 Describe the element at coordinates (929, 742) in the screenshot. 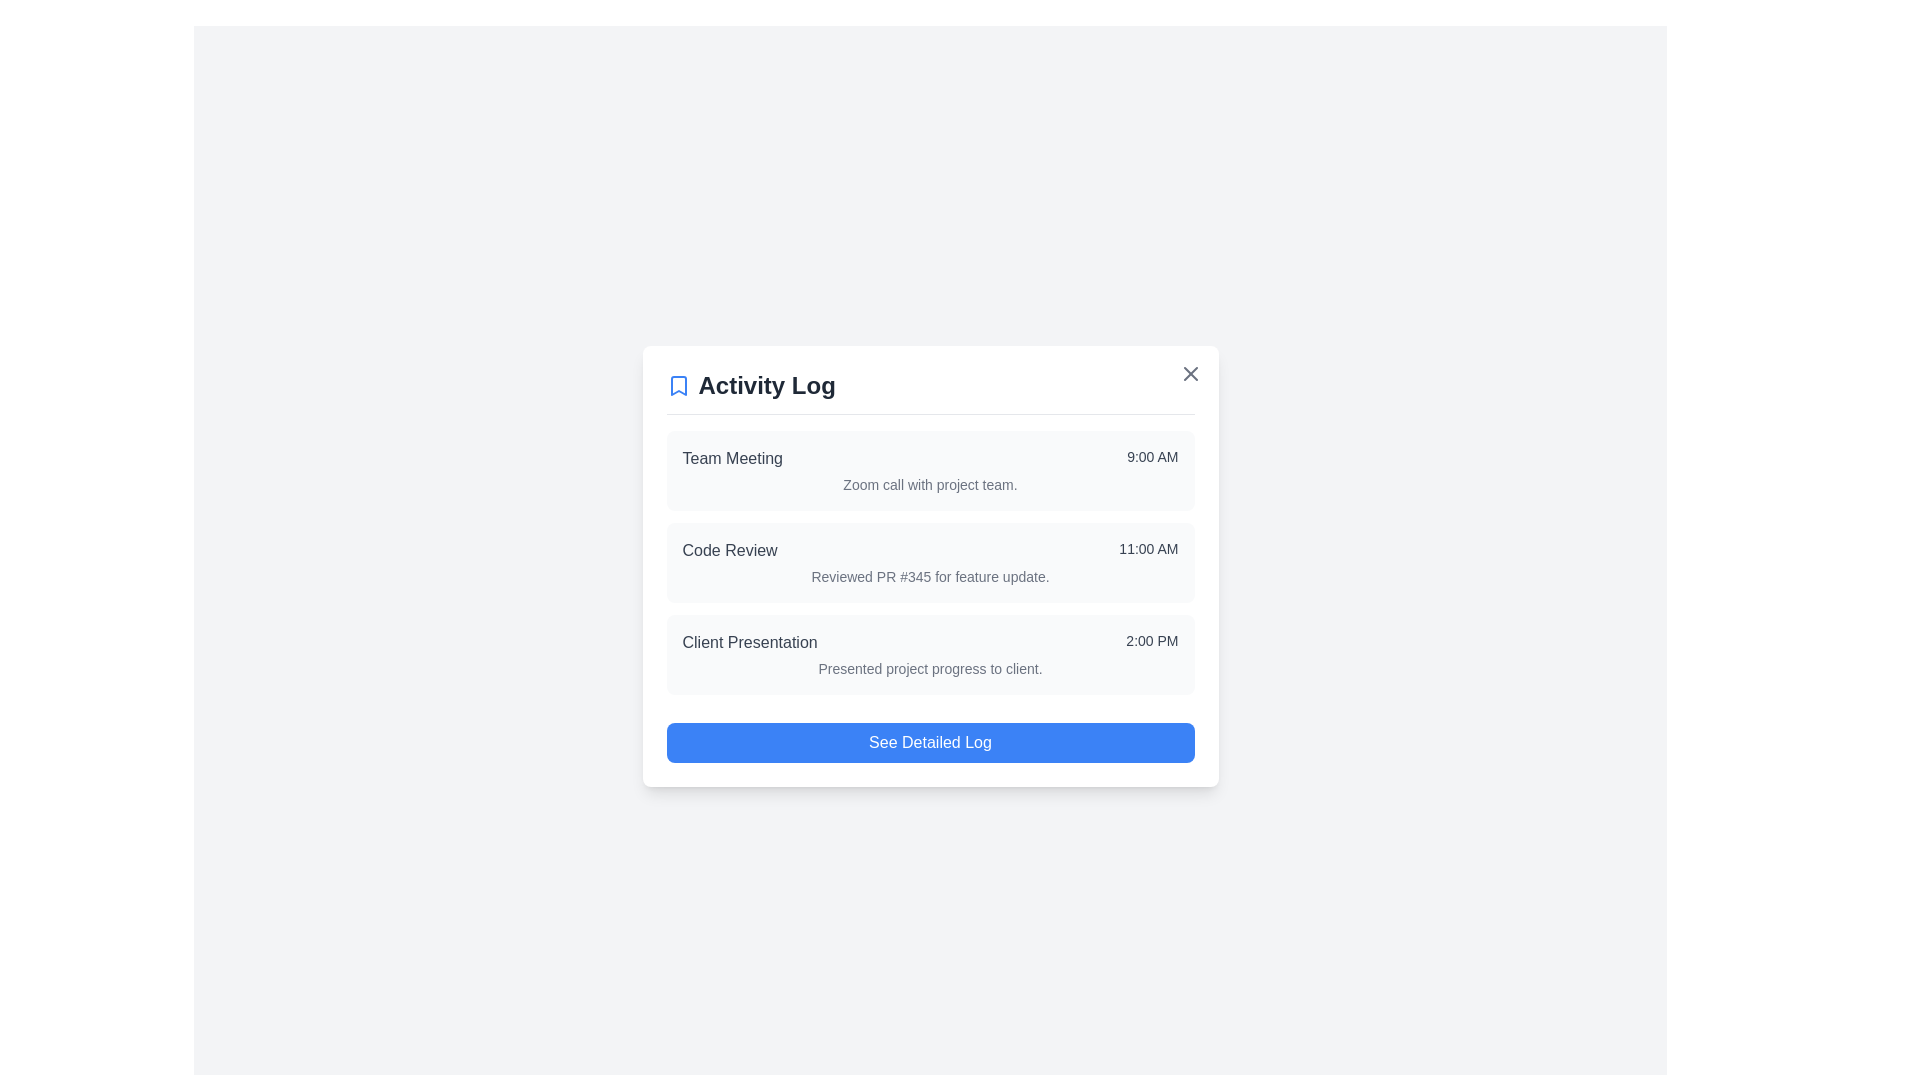

I see `the 'See Detailed Log' button` at that location.